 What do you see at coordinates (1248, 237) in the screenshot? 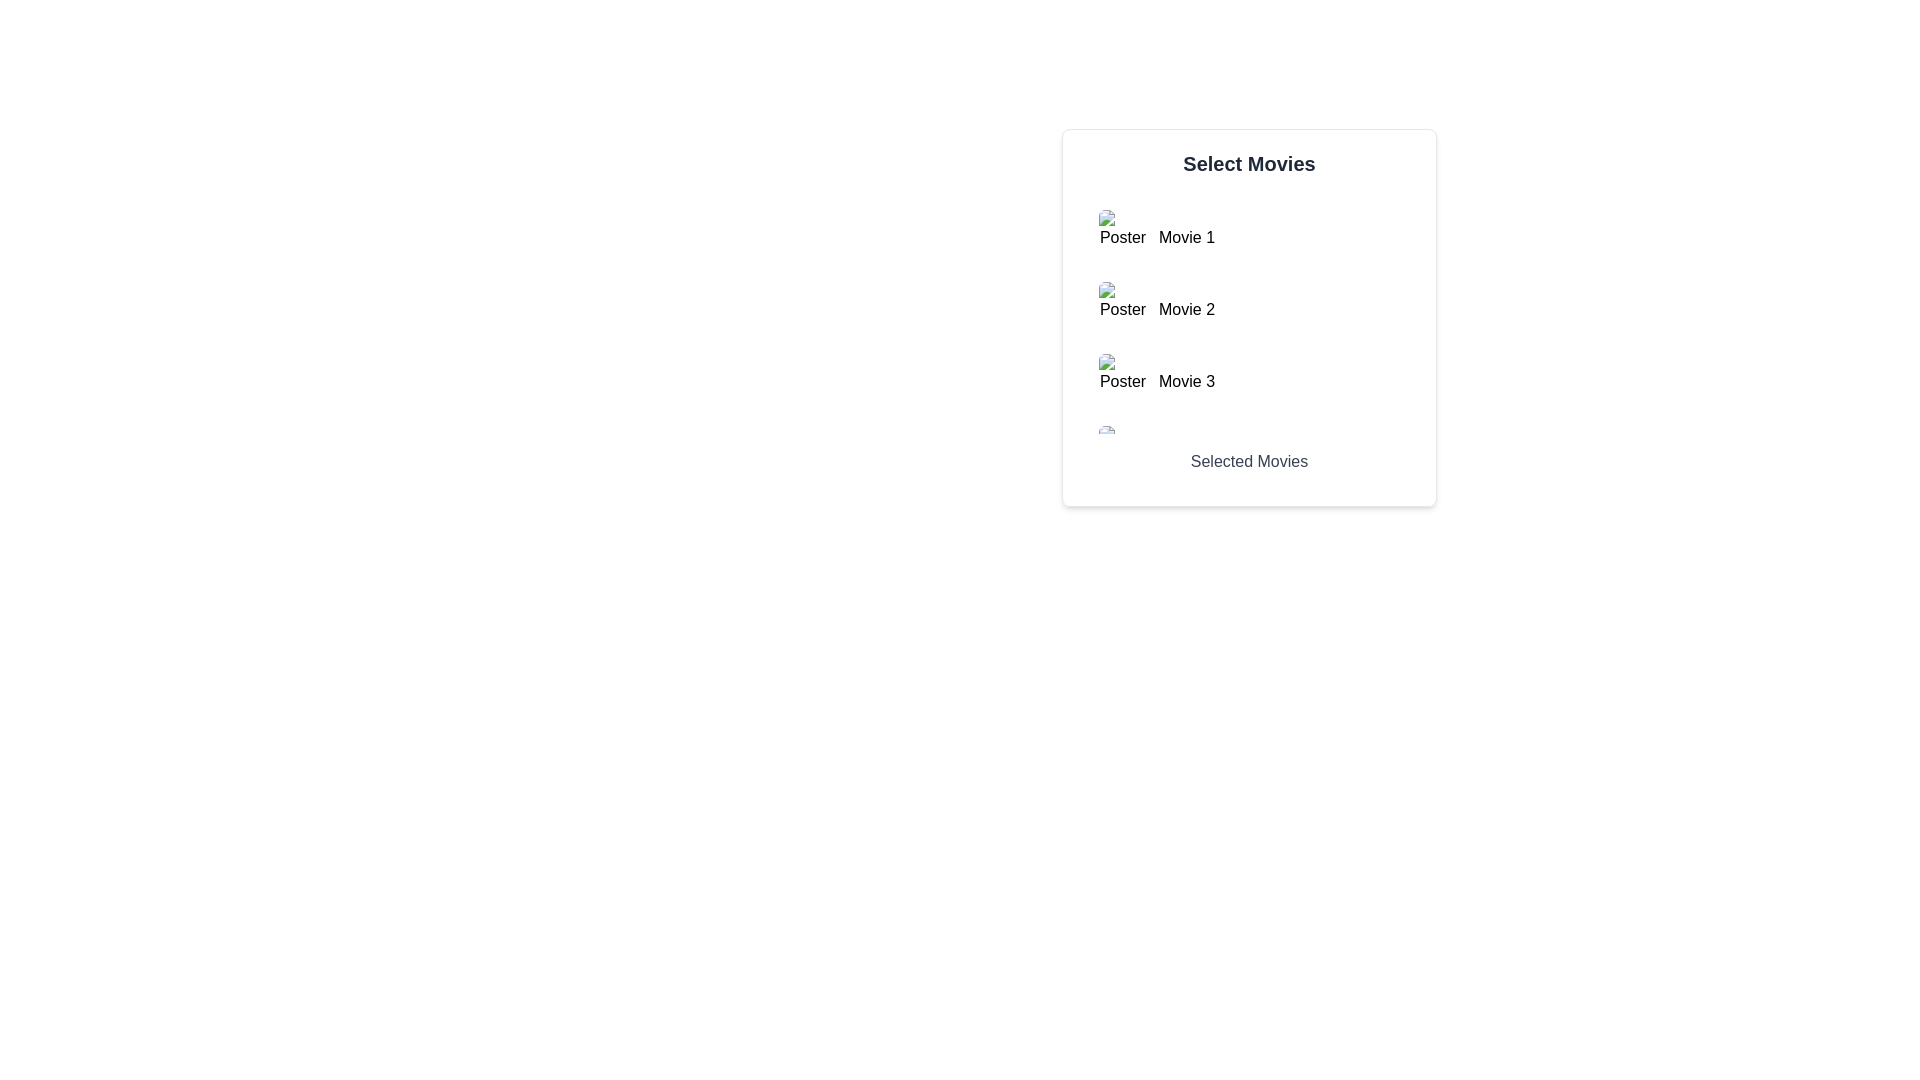
I see `the list item displaying 'Movie 1' with the poster image` at bounding box center [1248, 237].